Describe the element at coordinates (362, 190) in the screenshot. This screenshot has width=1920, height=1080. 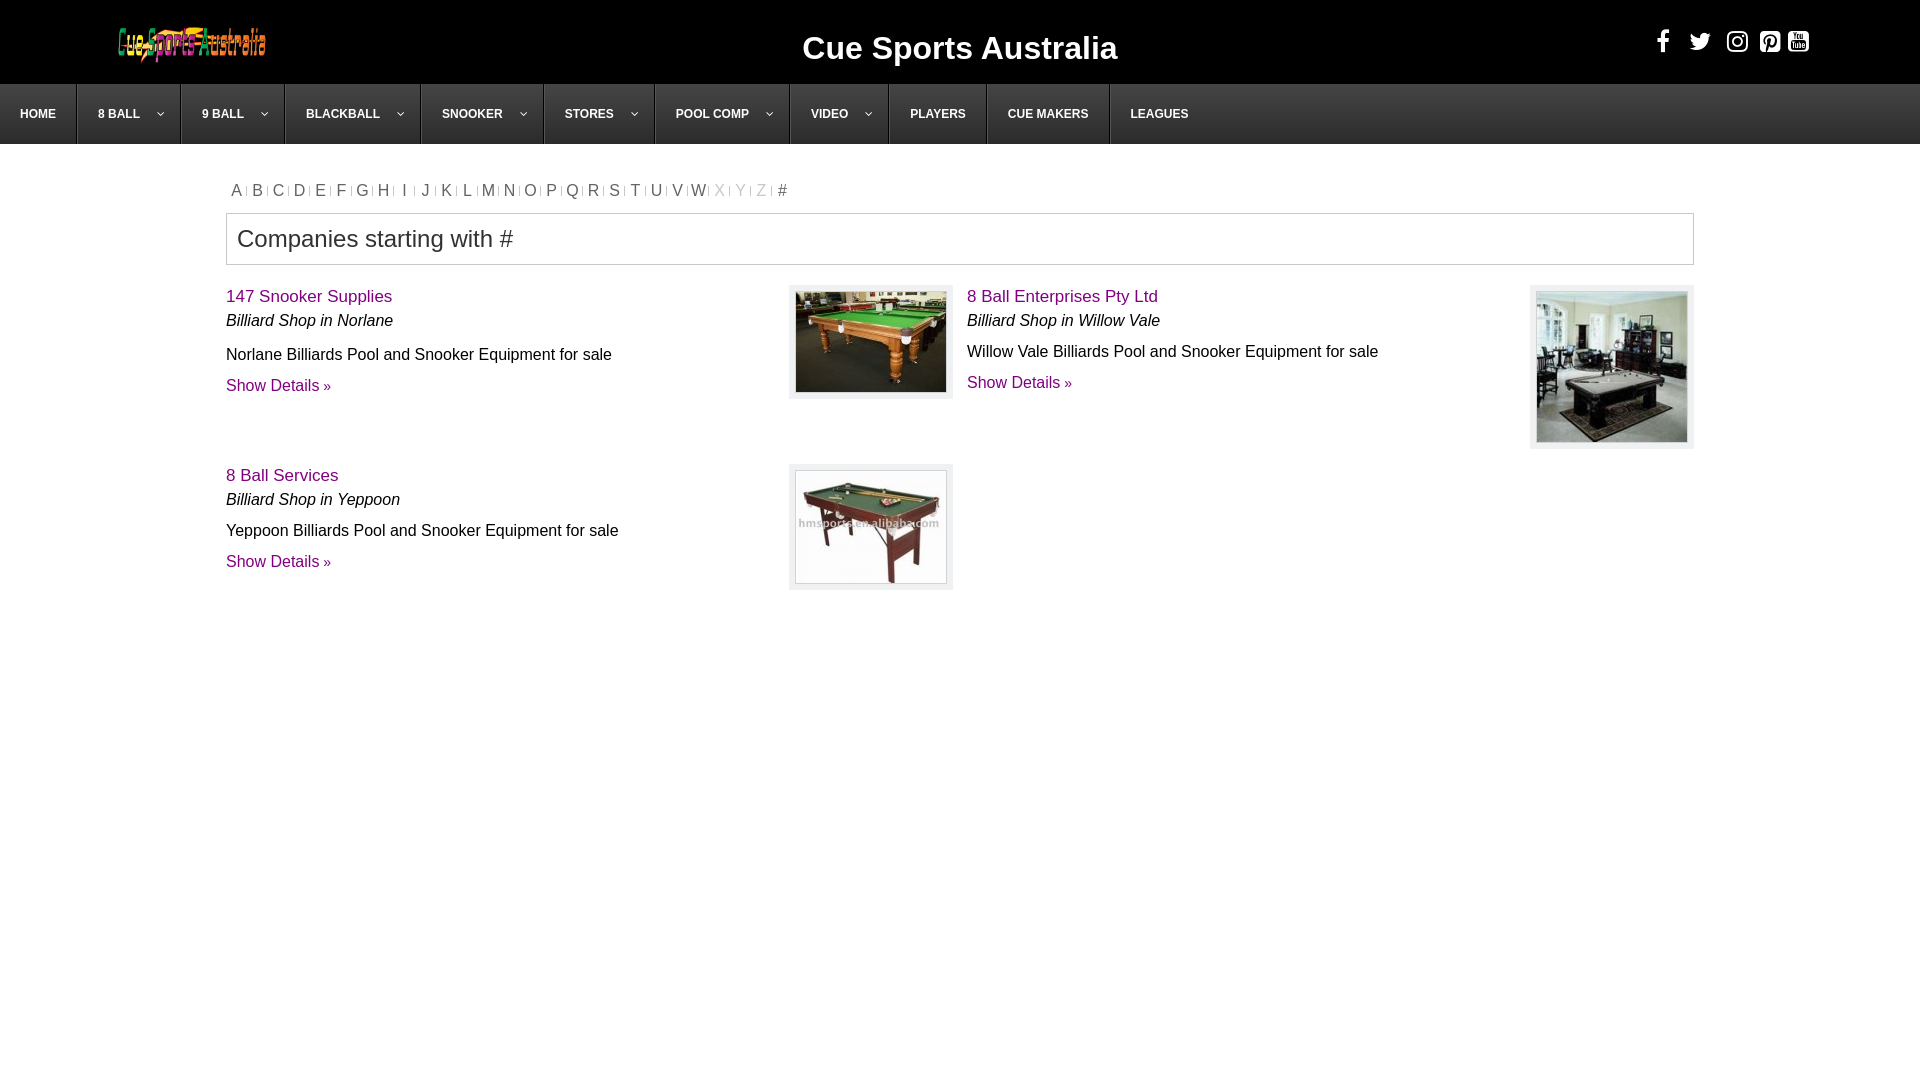
I see `'G'` at that location.